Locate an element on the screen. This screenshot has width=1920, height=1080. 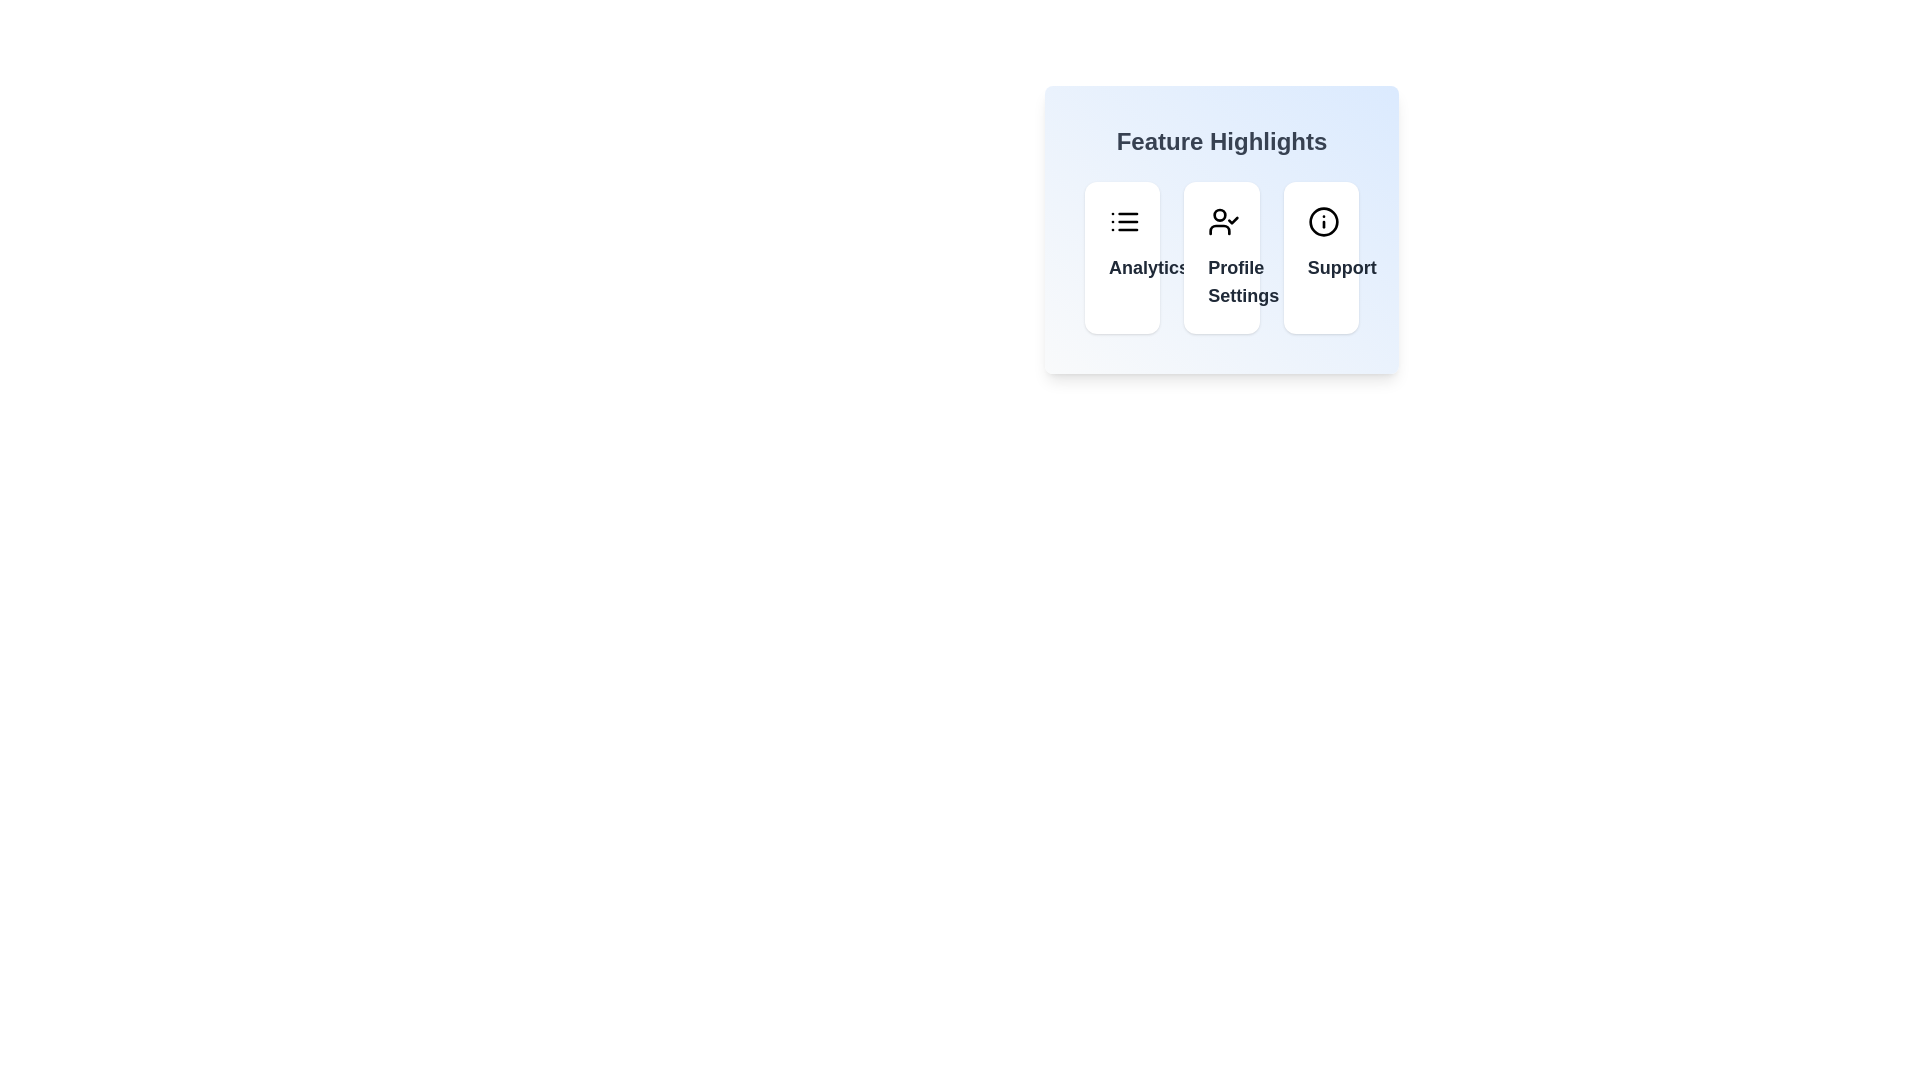
the circular SVG element that represents a part of the 'Profile Settings' icon, located in the center of the 'Feature Highlights' section is located at coordinates (1219, 215).